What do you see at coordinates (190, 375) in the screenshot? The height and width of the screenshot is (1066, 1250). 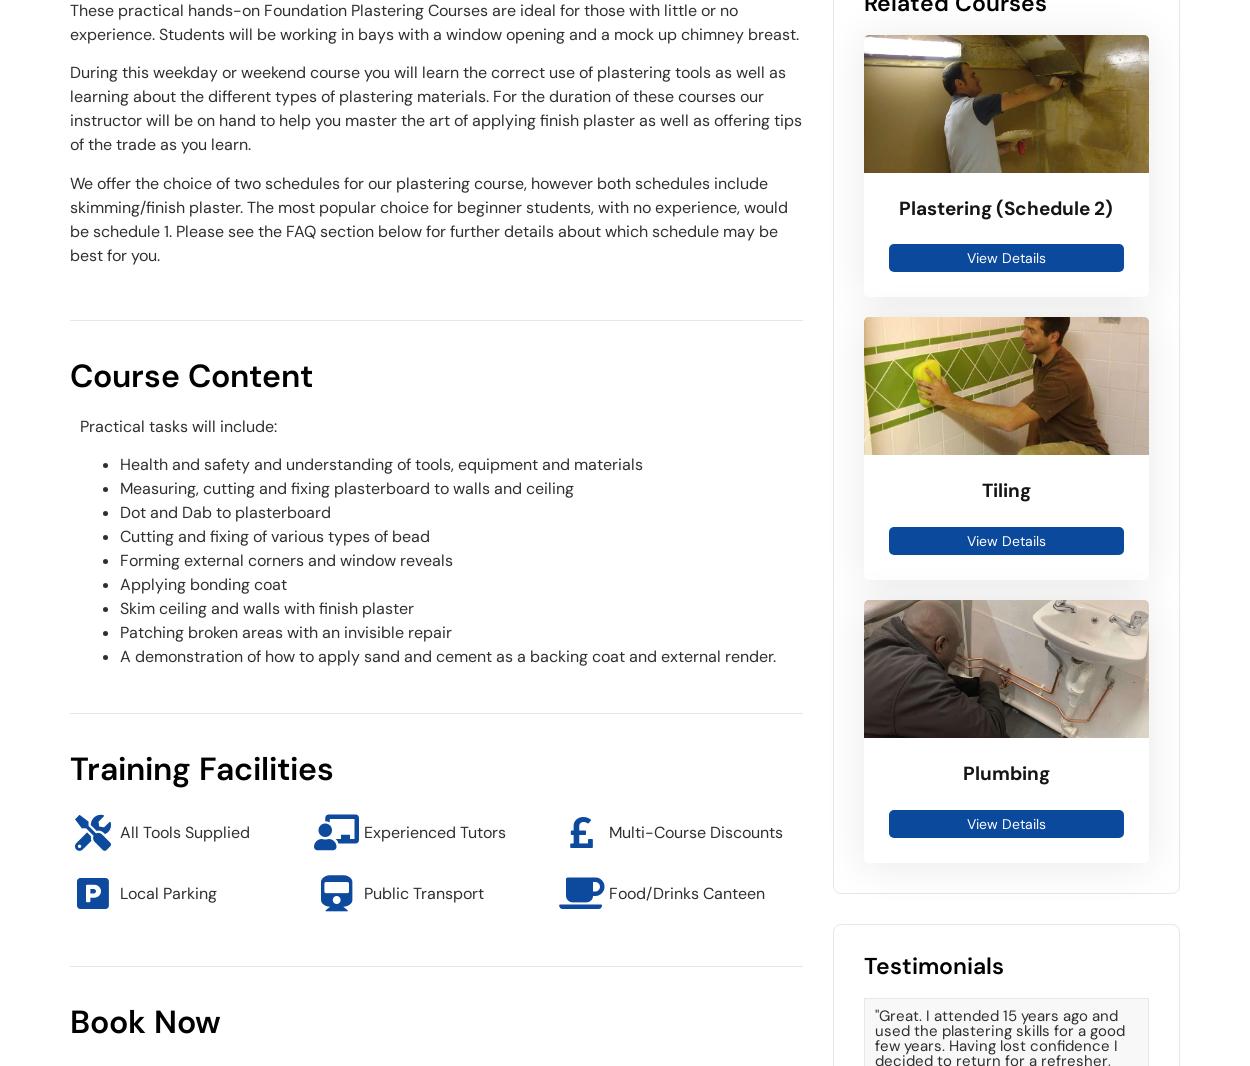 I see `'Course Content'` at bounding box center [190, 375].